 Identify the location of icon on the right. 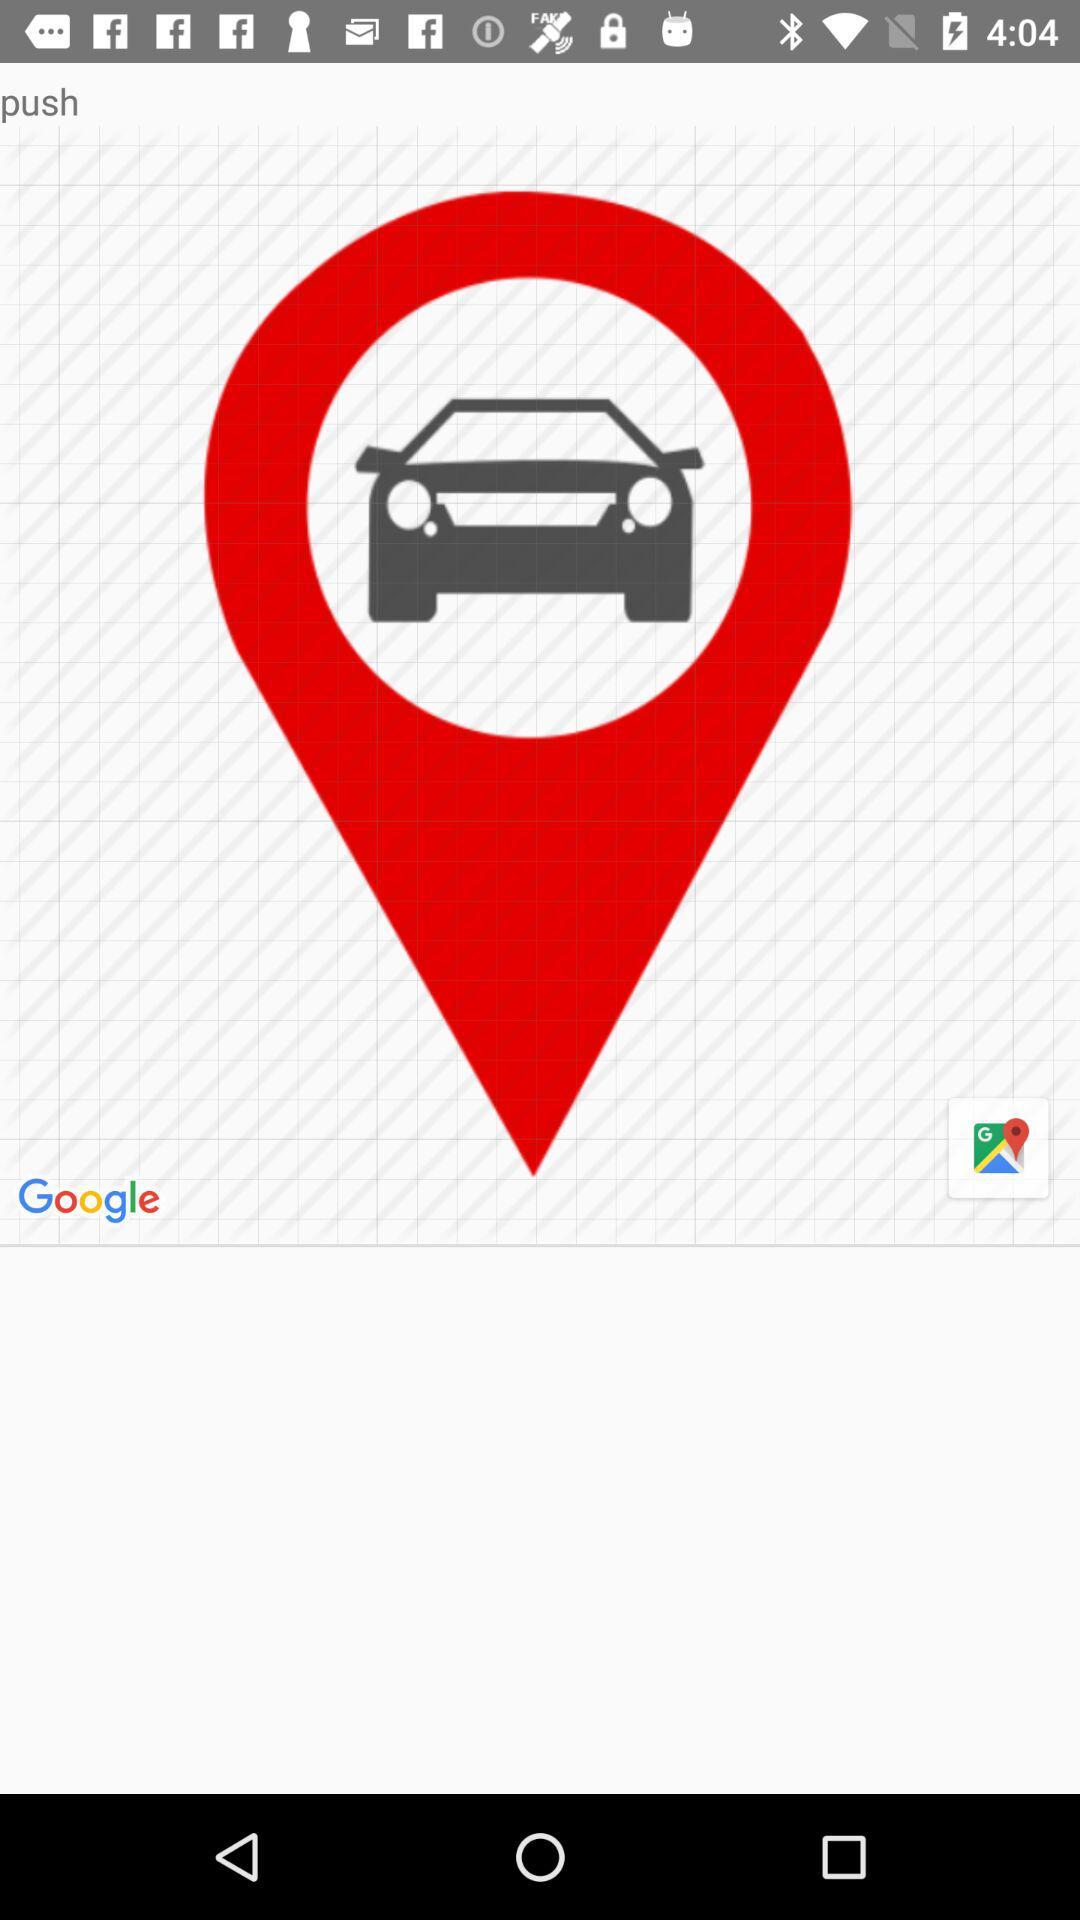
(998, 1149).